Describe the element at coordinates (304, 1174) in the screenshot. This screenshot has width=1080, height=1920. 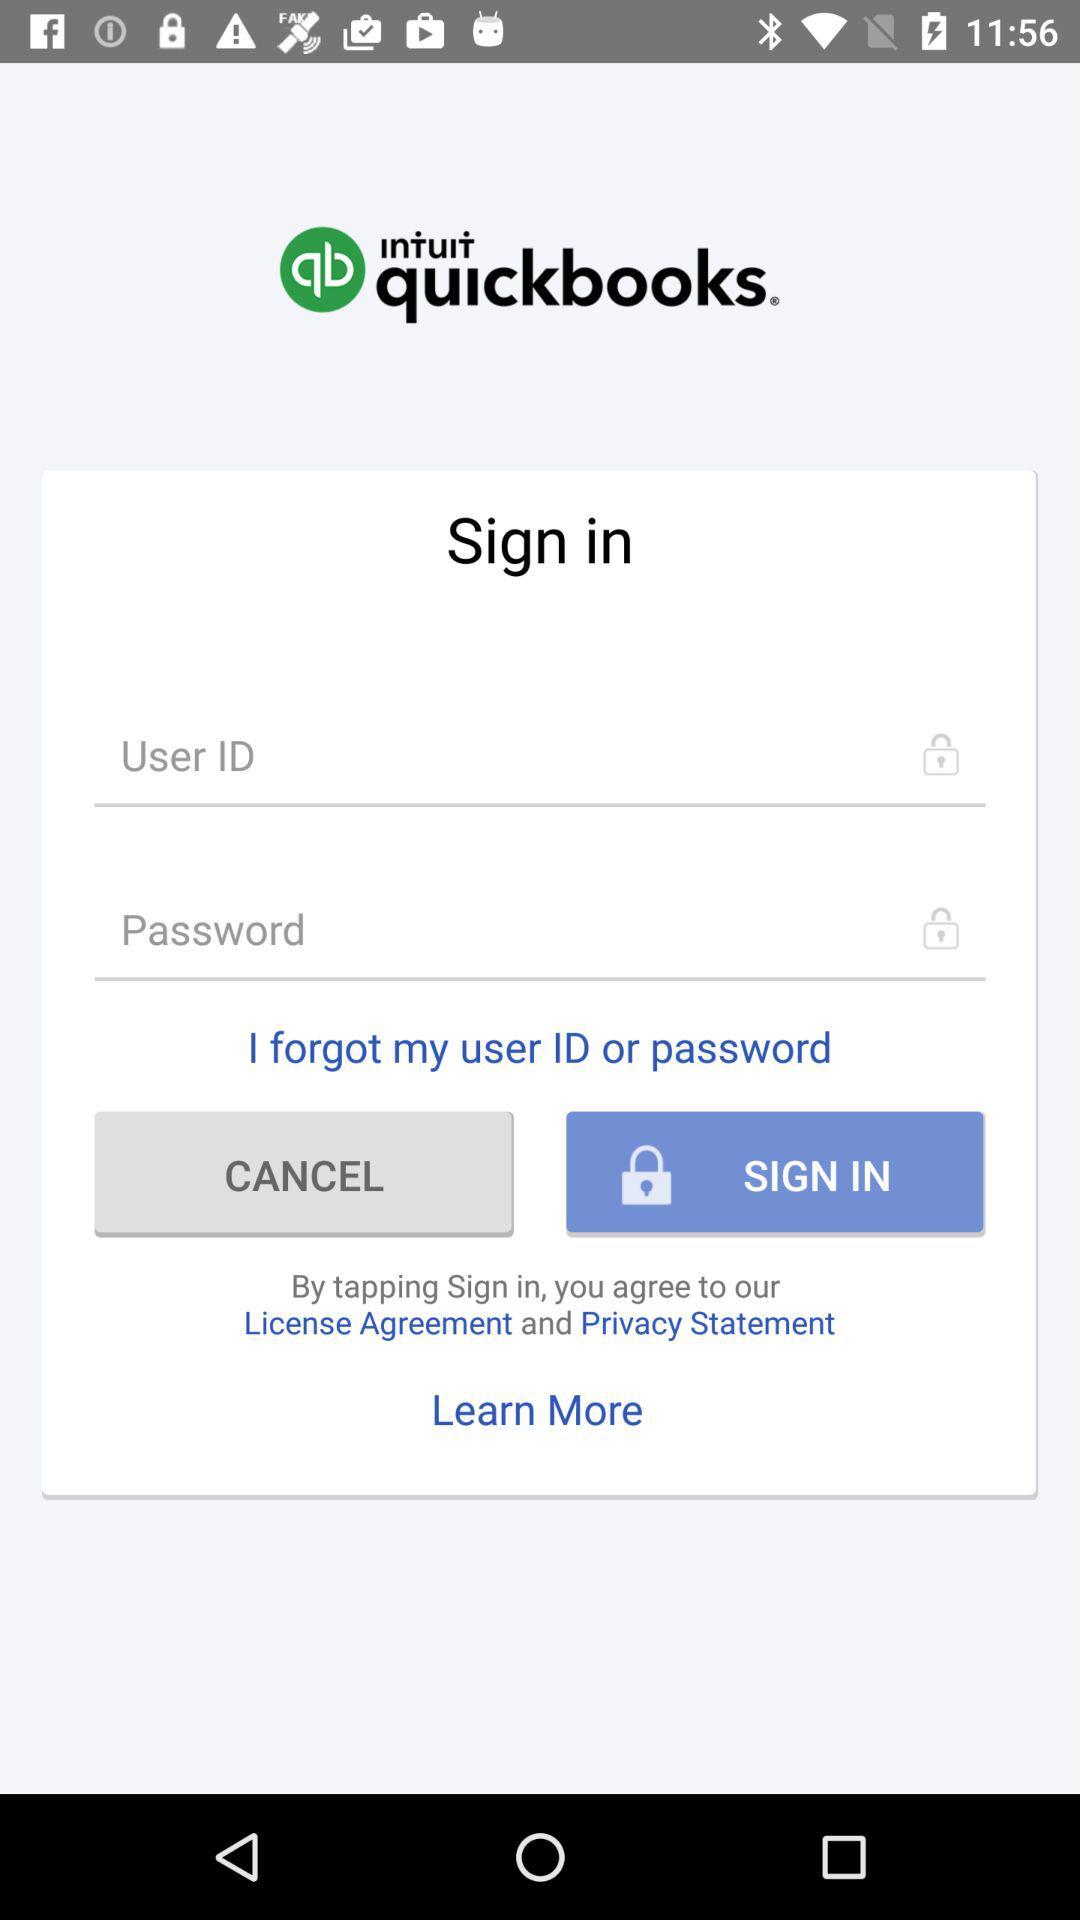
I see `cancel item` at that location.